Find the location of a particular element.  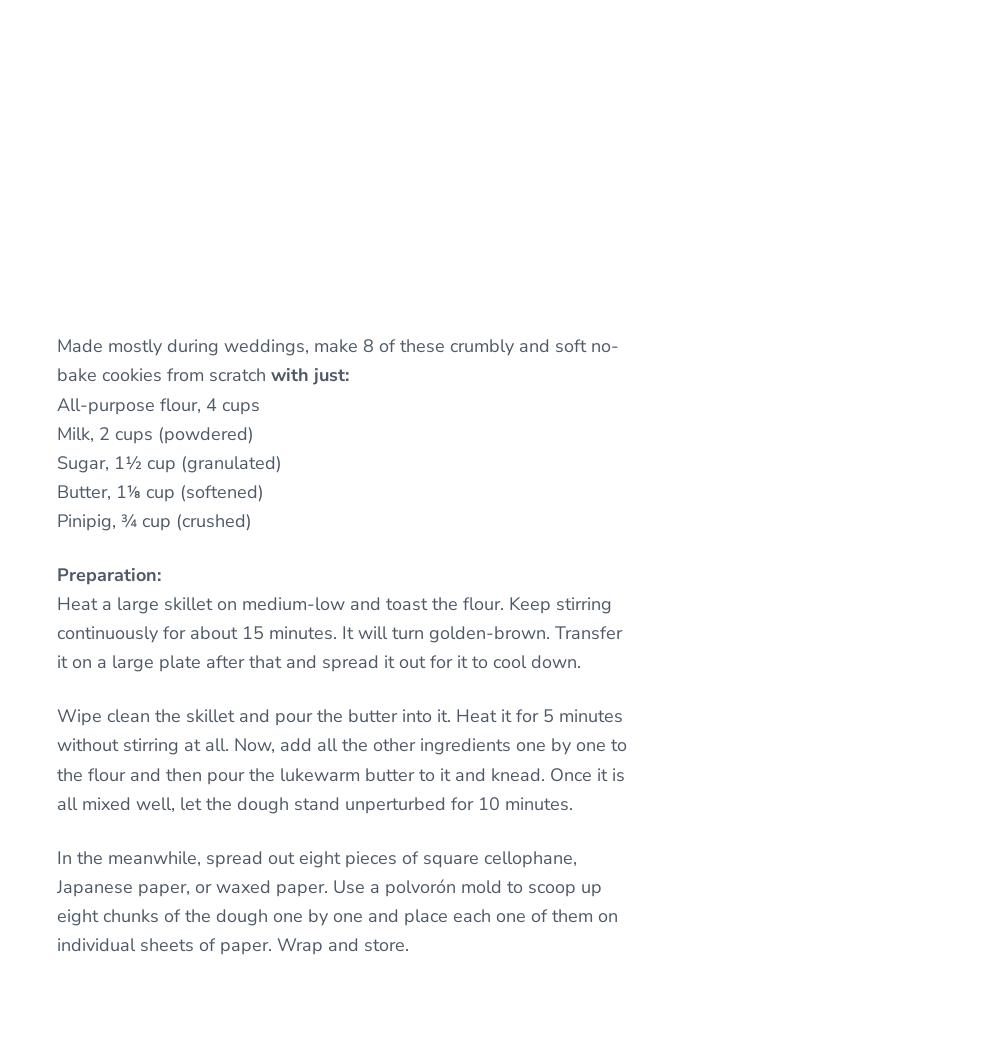

'Pinipig, ¾ cup (crushed)' is located at coordinates (55, 520).